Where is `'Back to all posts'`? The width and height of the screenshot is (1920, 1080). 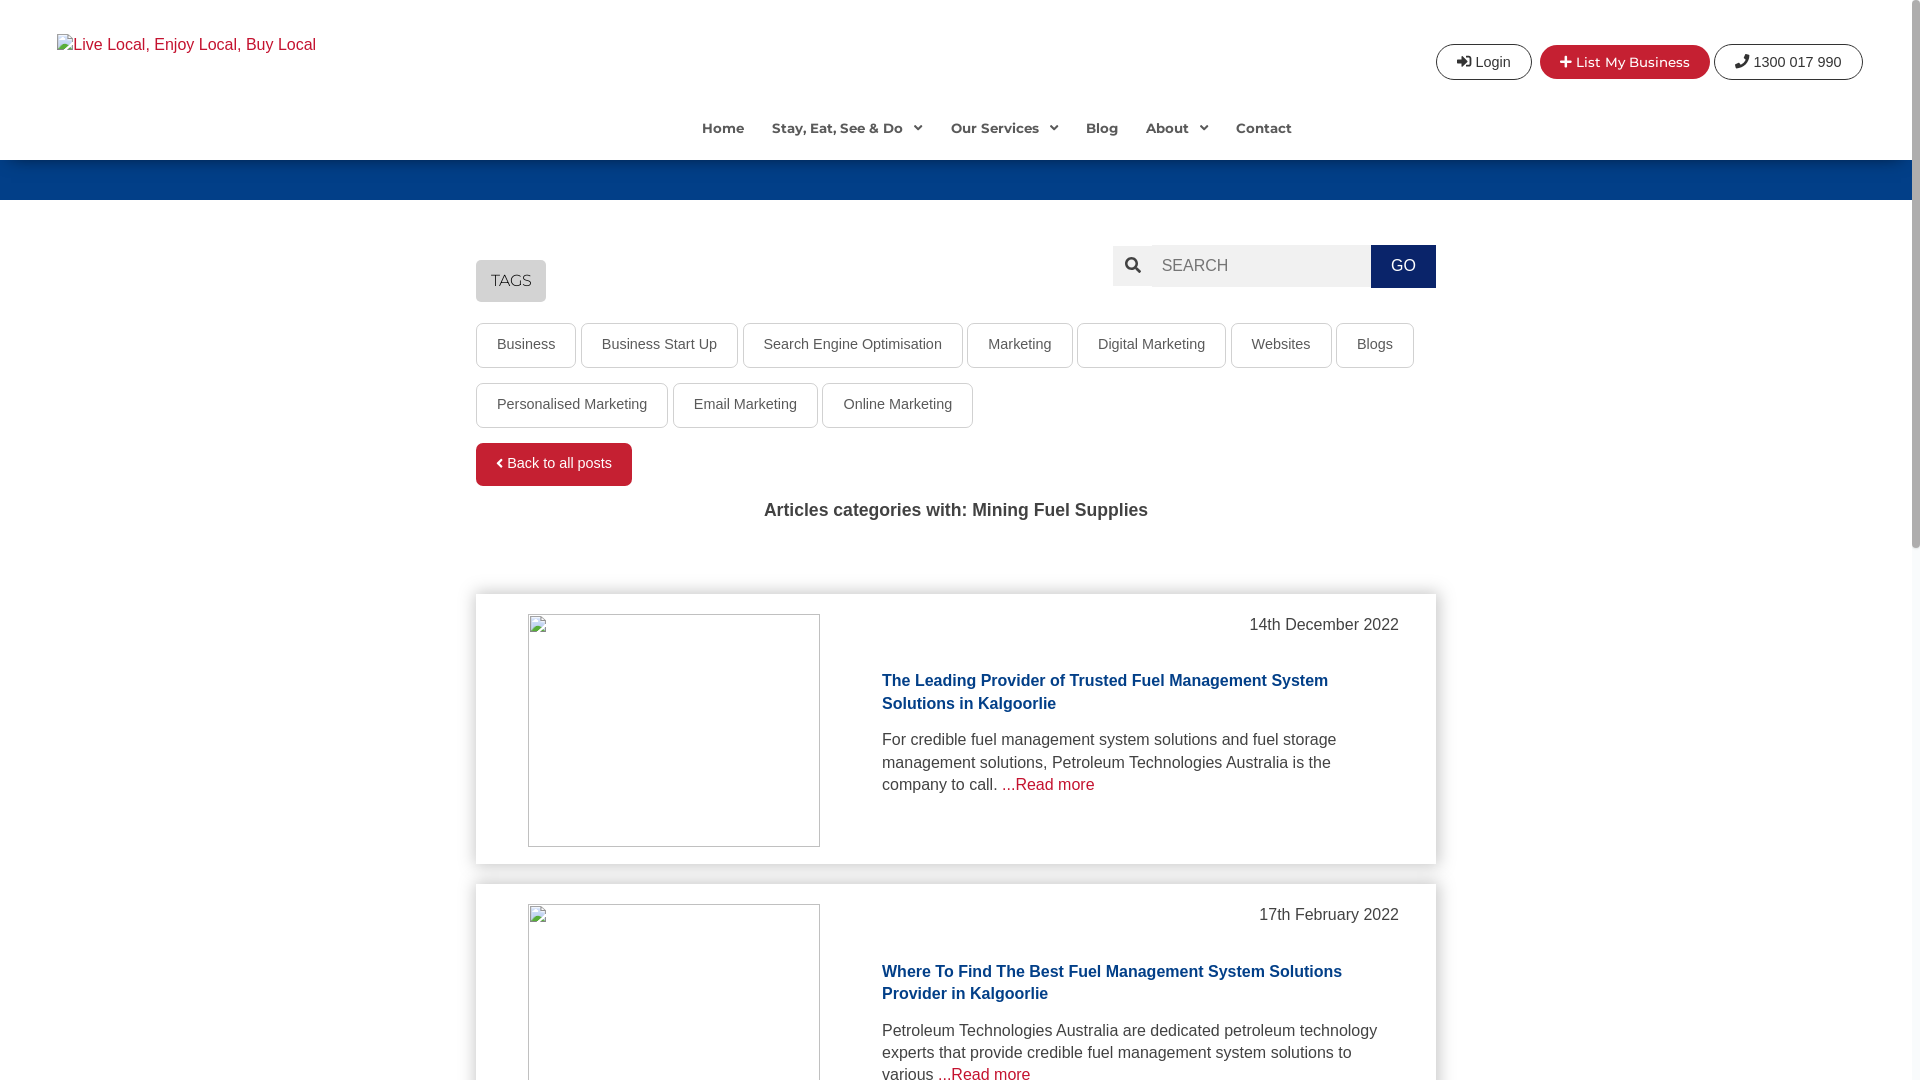
'Back to all posts' is located at coordinates (474, 464).